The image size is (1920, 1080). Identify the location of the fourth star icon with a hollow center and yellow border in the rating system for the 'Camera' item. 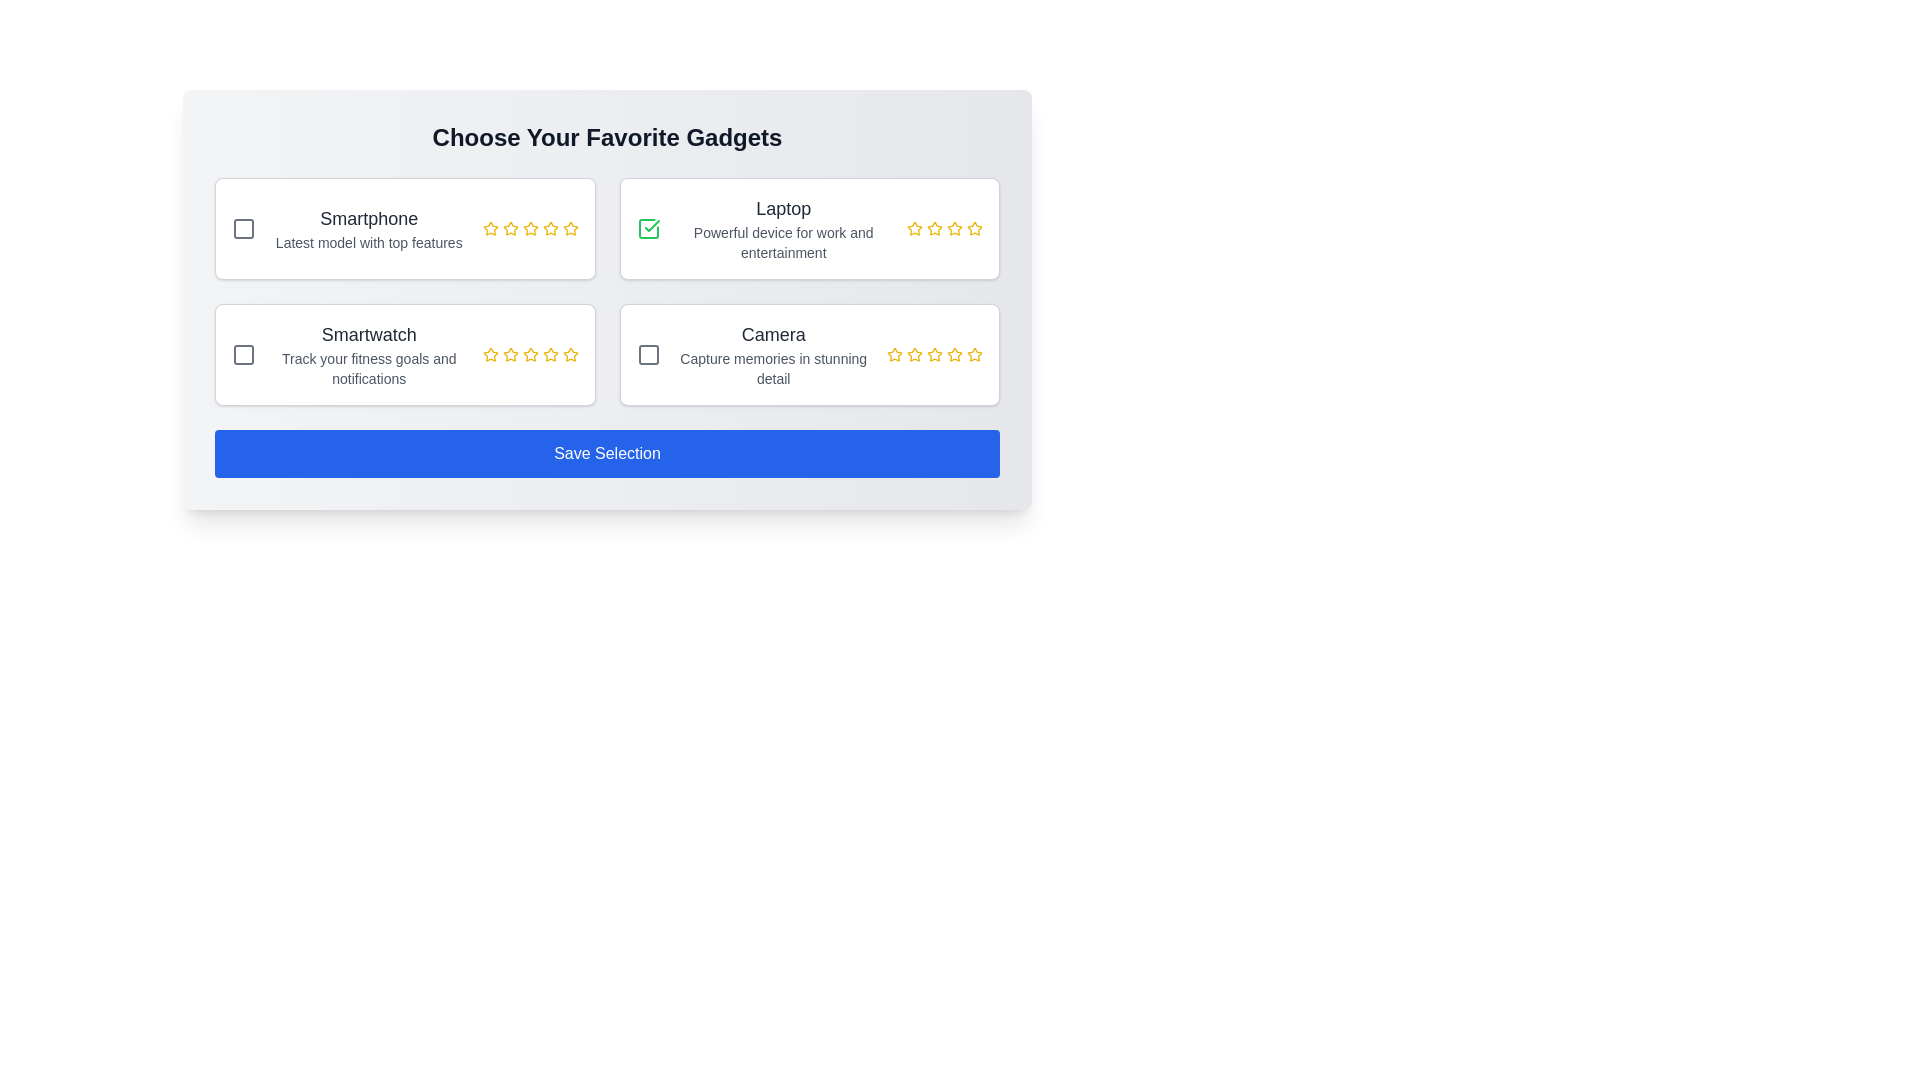
(954, 353).